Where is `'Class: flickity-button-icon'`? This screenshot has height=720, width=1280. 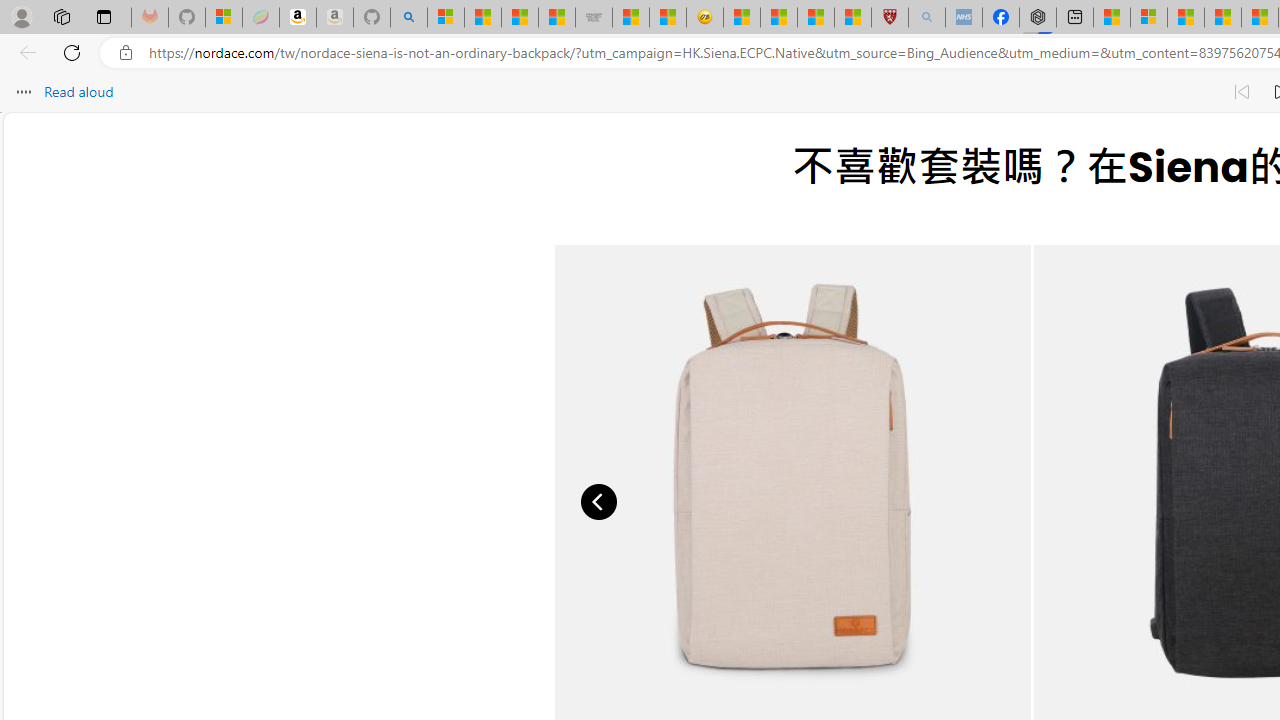
'Class: flickity-button-icon' is located at coordinates (598, 501).